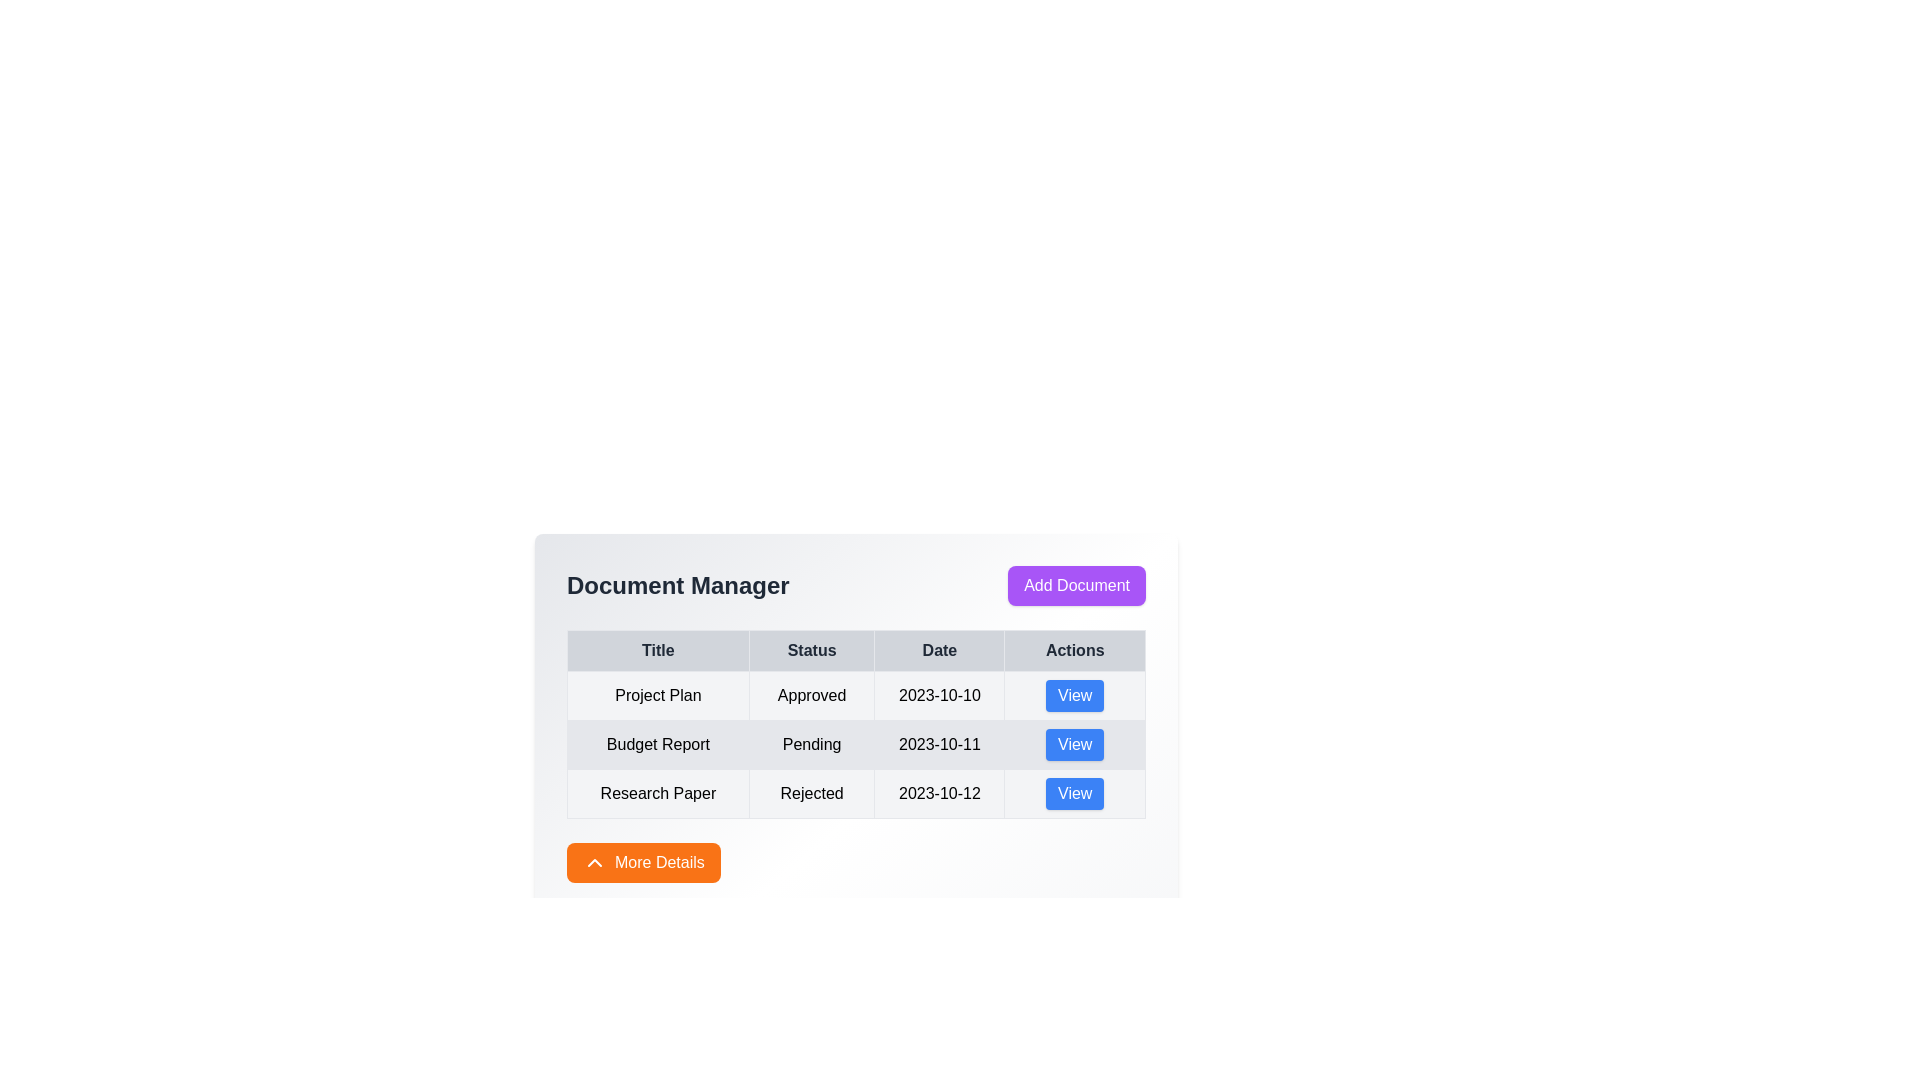 This screenshot has width=1920, height=1080. What do you see at coordinates (938, 694) in the screenshot?
I see `the text display showing '2023-10-10' which is positioned under the 'Date' column in the table` at bounding box center [938, 694].